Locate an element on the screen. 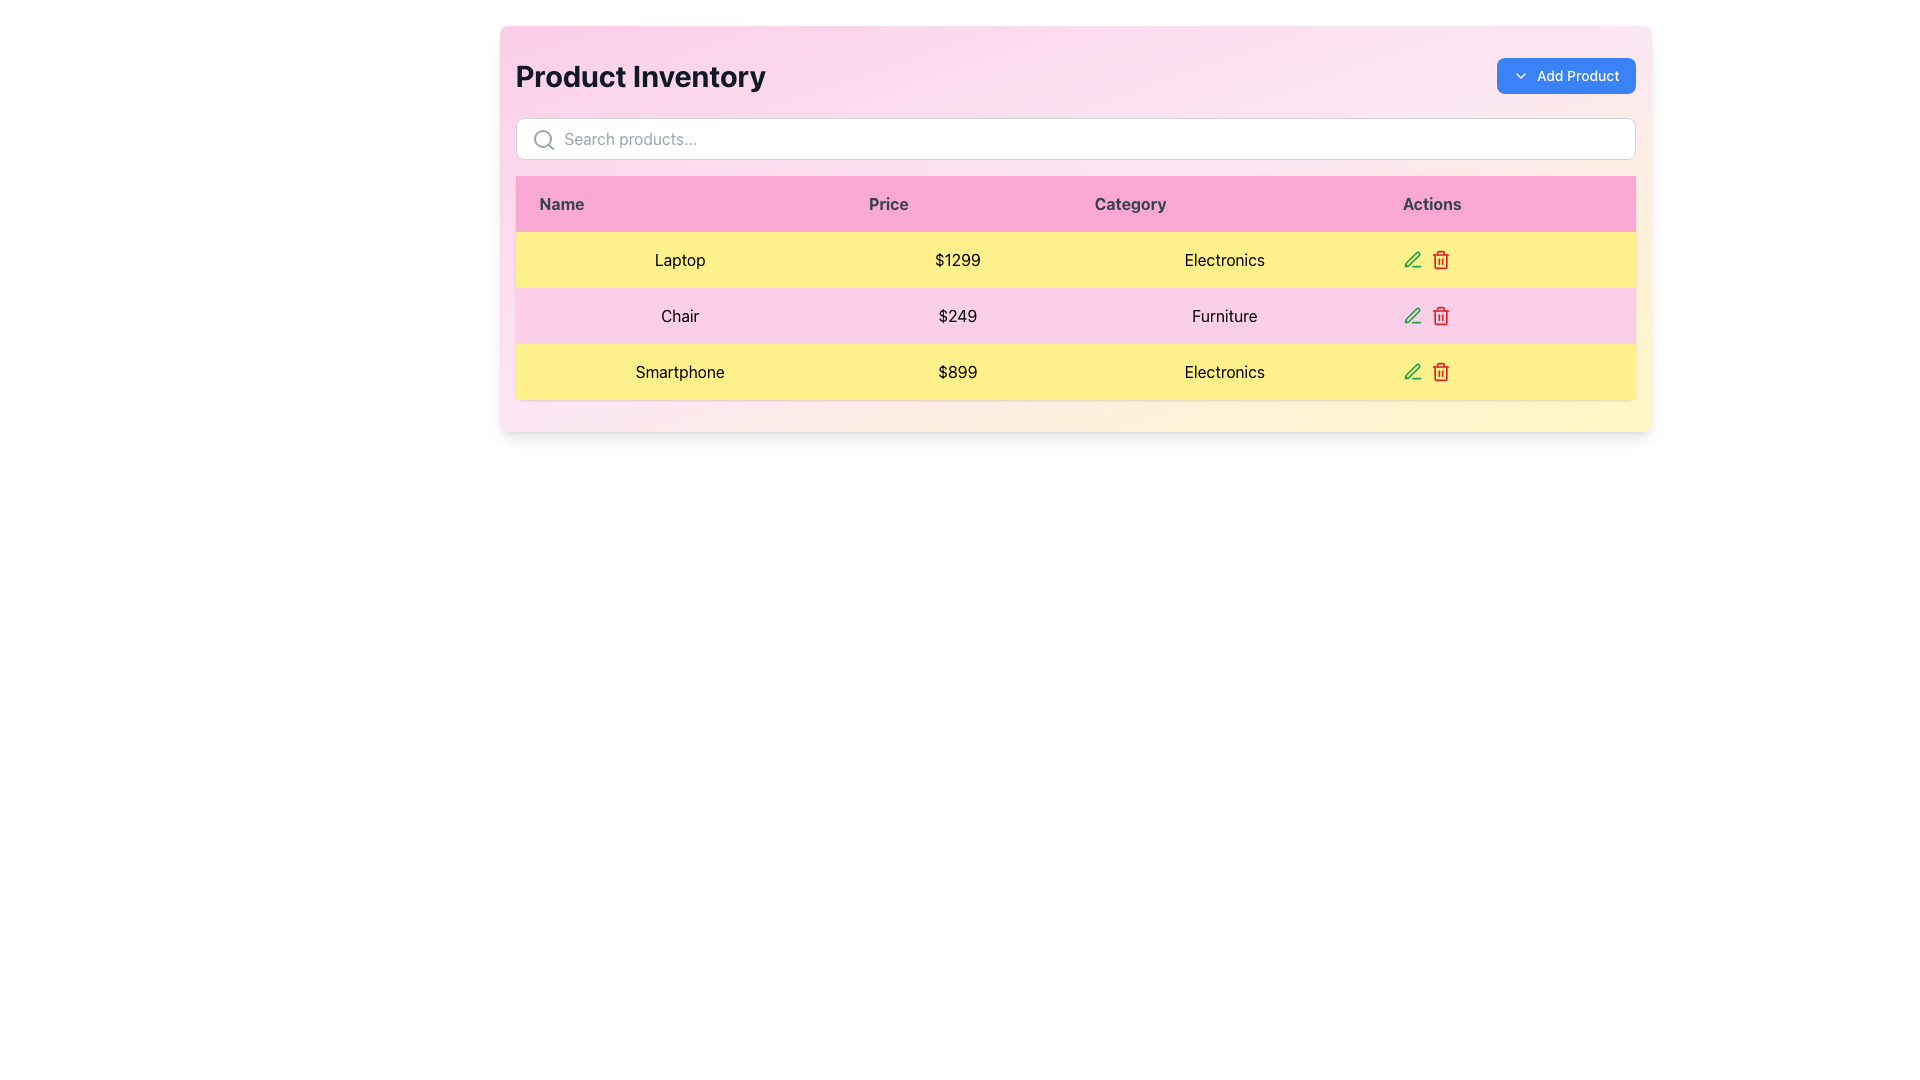 This screenshot has width=1920, height=1080. the static text label that describes the category classification 'Chair' in the second row of the table, located between the price '$249' and the 'Actions' column is located at coordinates (1223, 315).